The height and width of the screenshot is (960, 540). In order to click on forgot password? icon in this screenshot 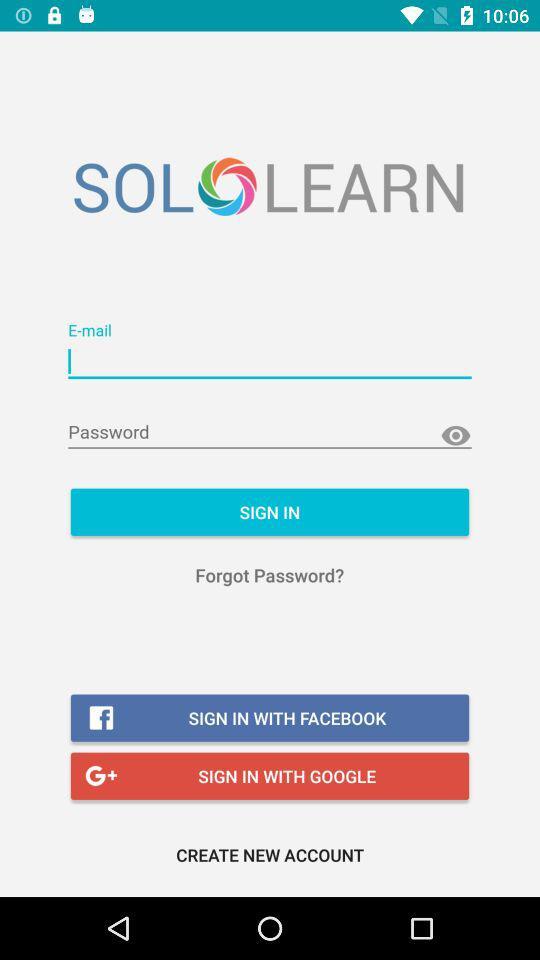, I will do `click(269, 575)`.